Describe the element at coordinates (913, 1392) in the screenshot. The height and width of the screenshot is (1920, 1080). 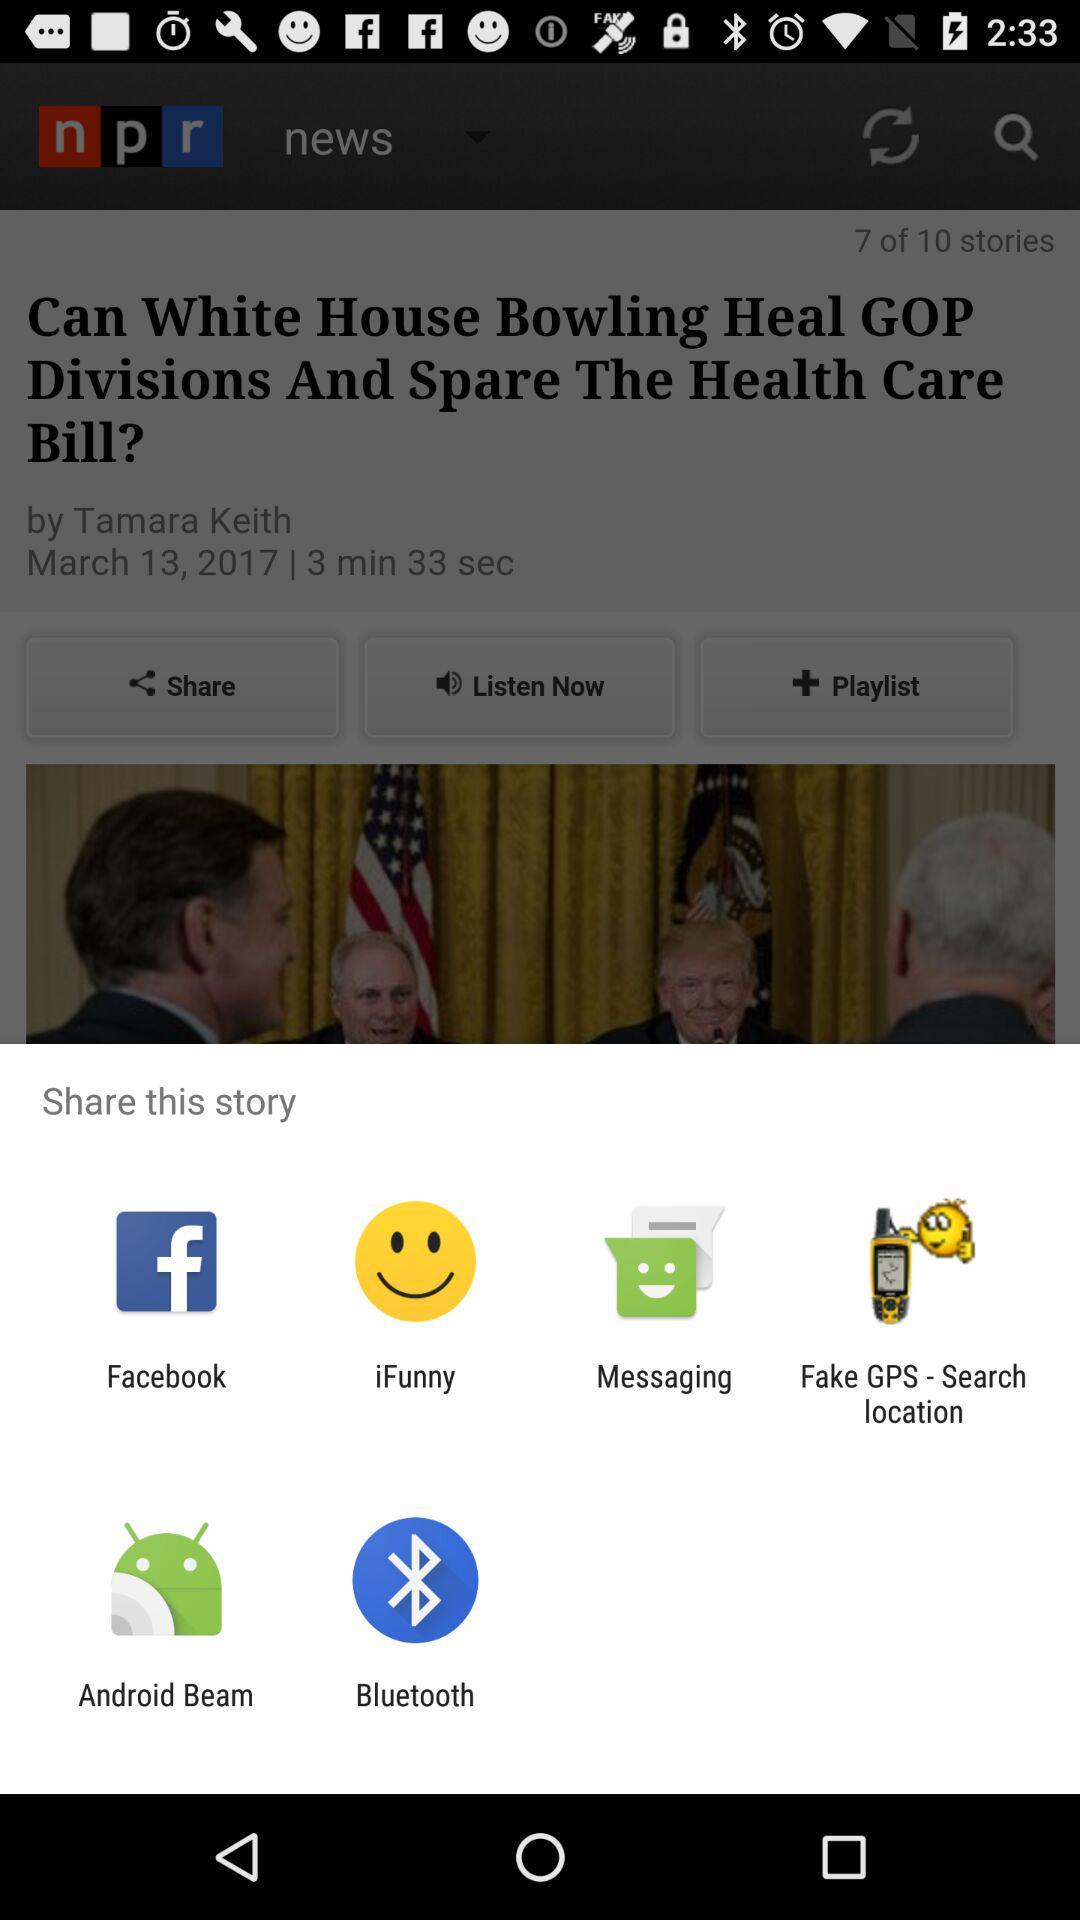
I see `the fake gps search app` at that location.